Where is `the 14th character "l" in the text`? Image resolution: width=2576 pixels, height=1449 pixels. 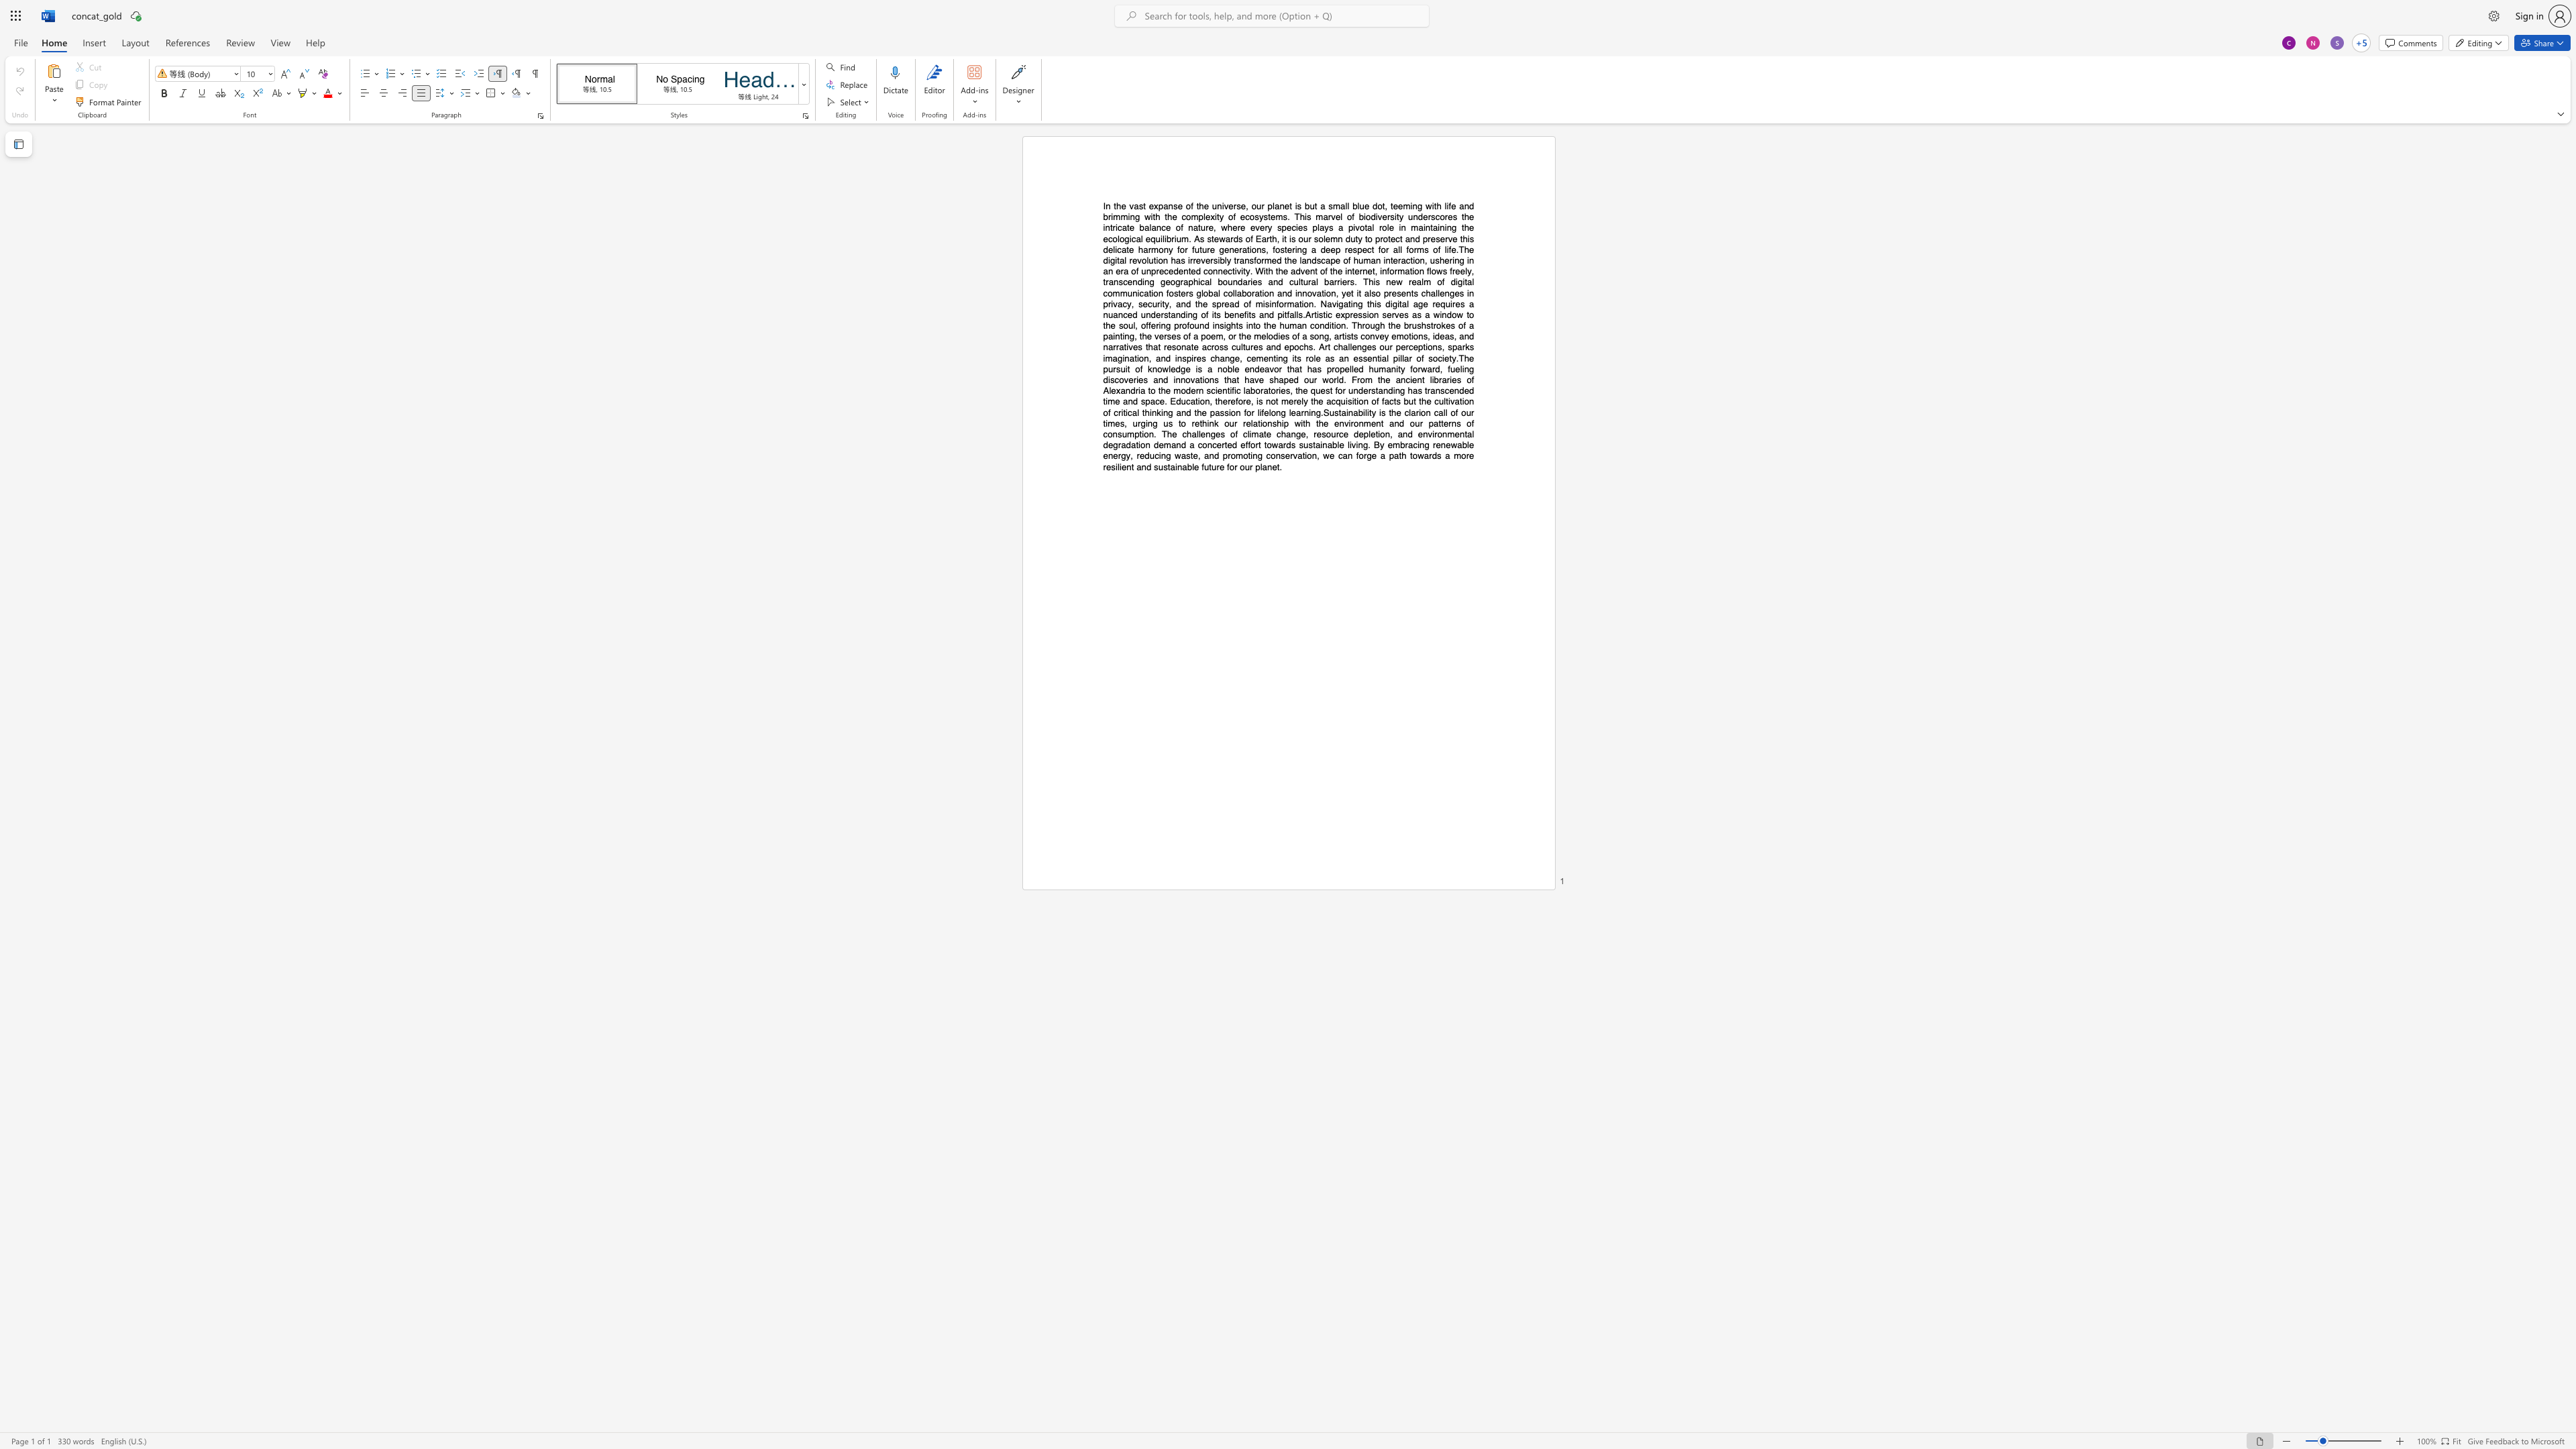 the 14th character "l" in the text is located at coordinates (1192, 466).